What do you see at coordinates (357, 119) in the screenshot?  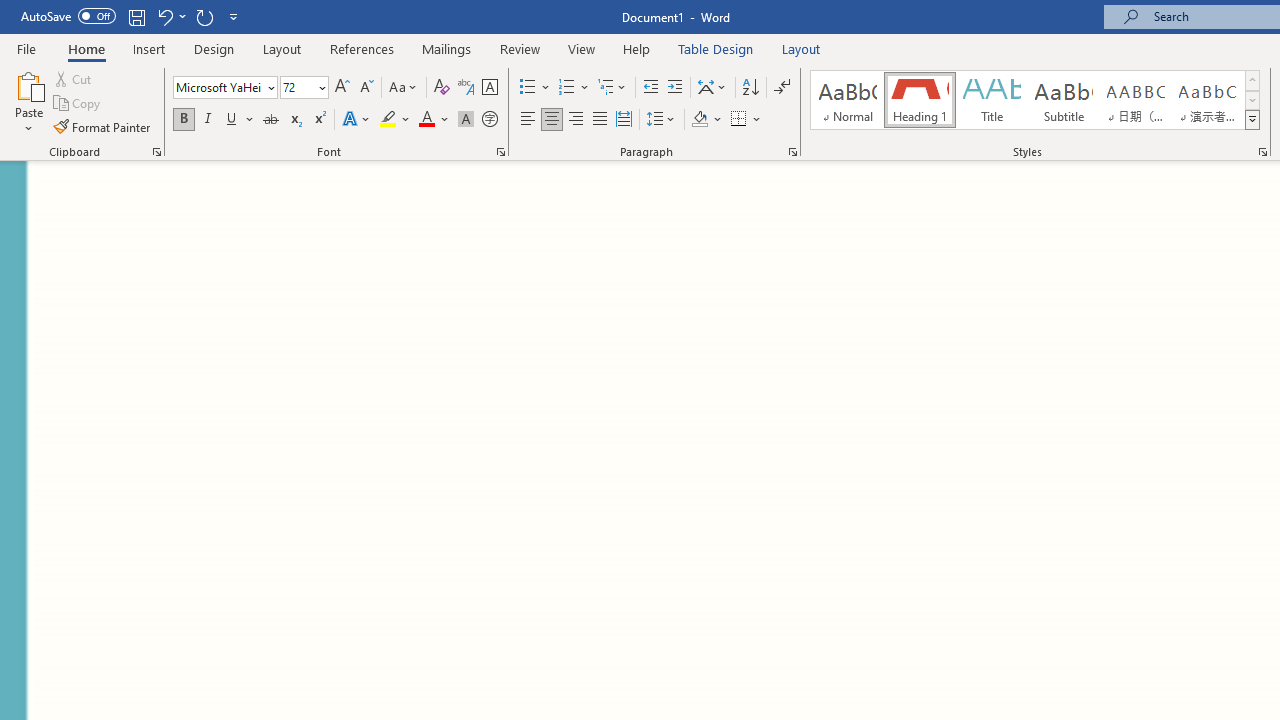 I see `'Text Effects and Typography'` at bounding box center [357, 119].